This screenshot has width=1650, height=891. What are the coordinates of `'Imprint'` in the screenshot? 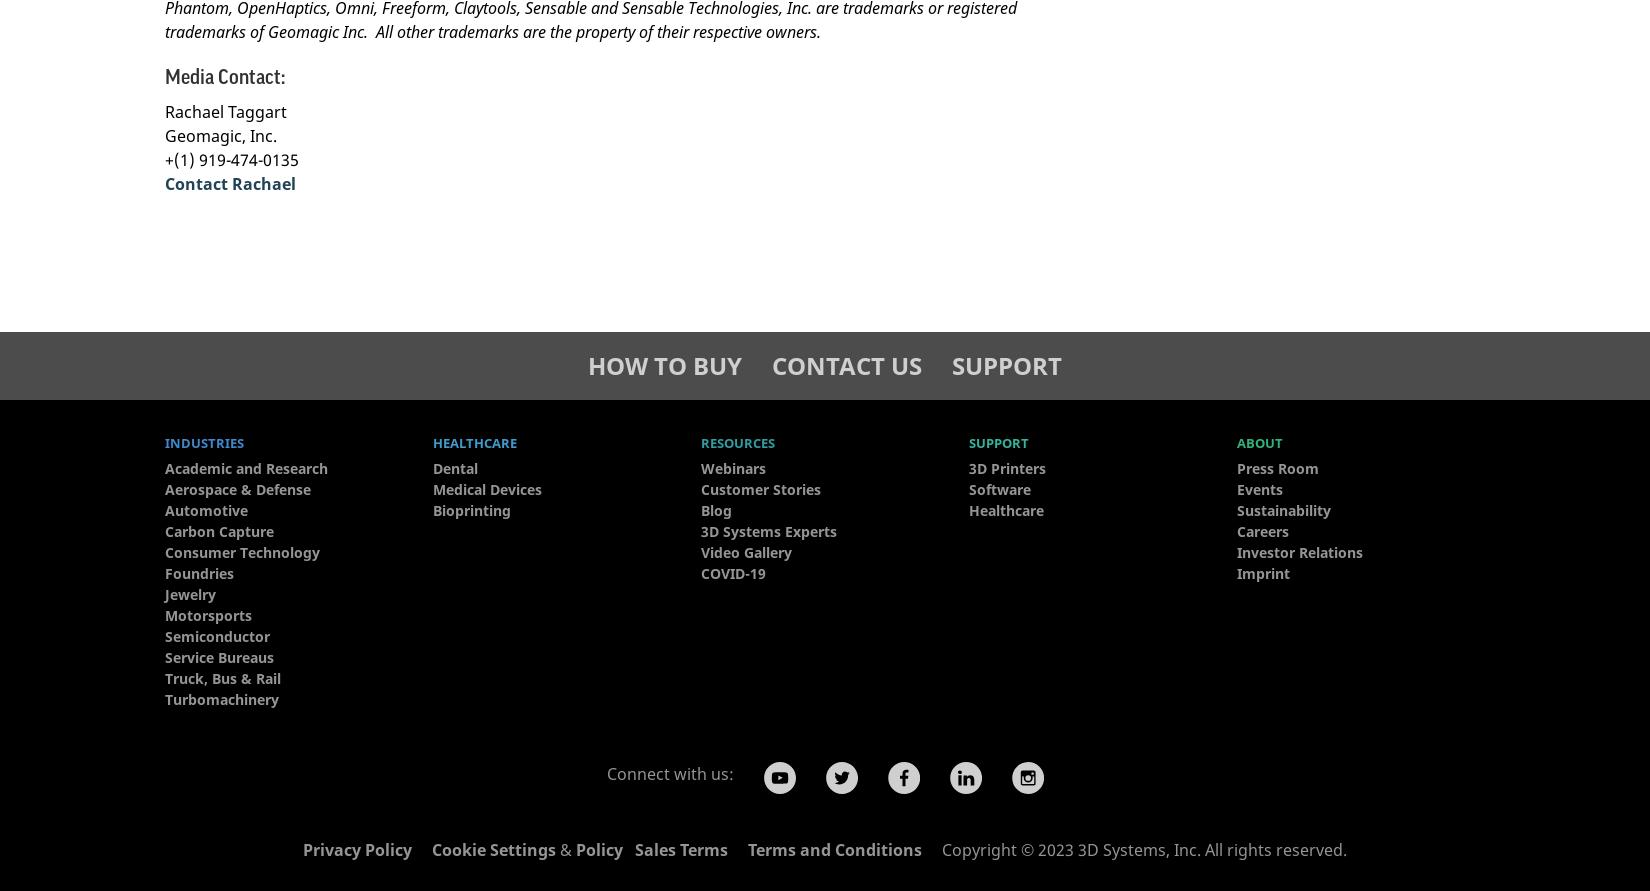 It's located at (1262, 572).